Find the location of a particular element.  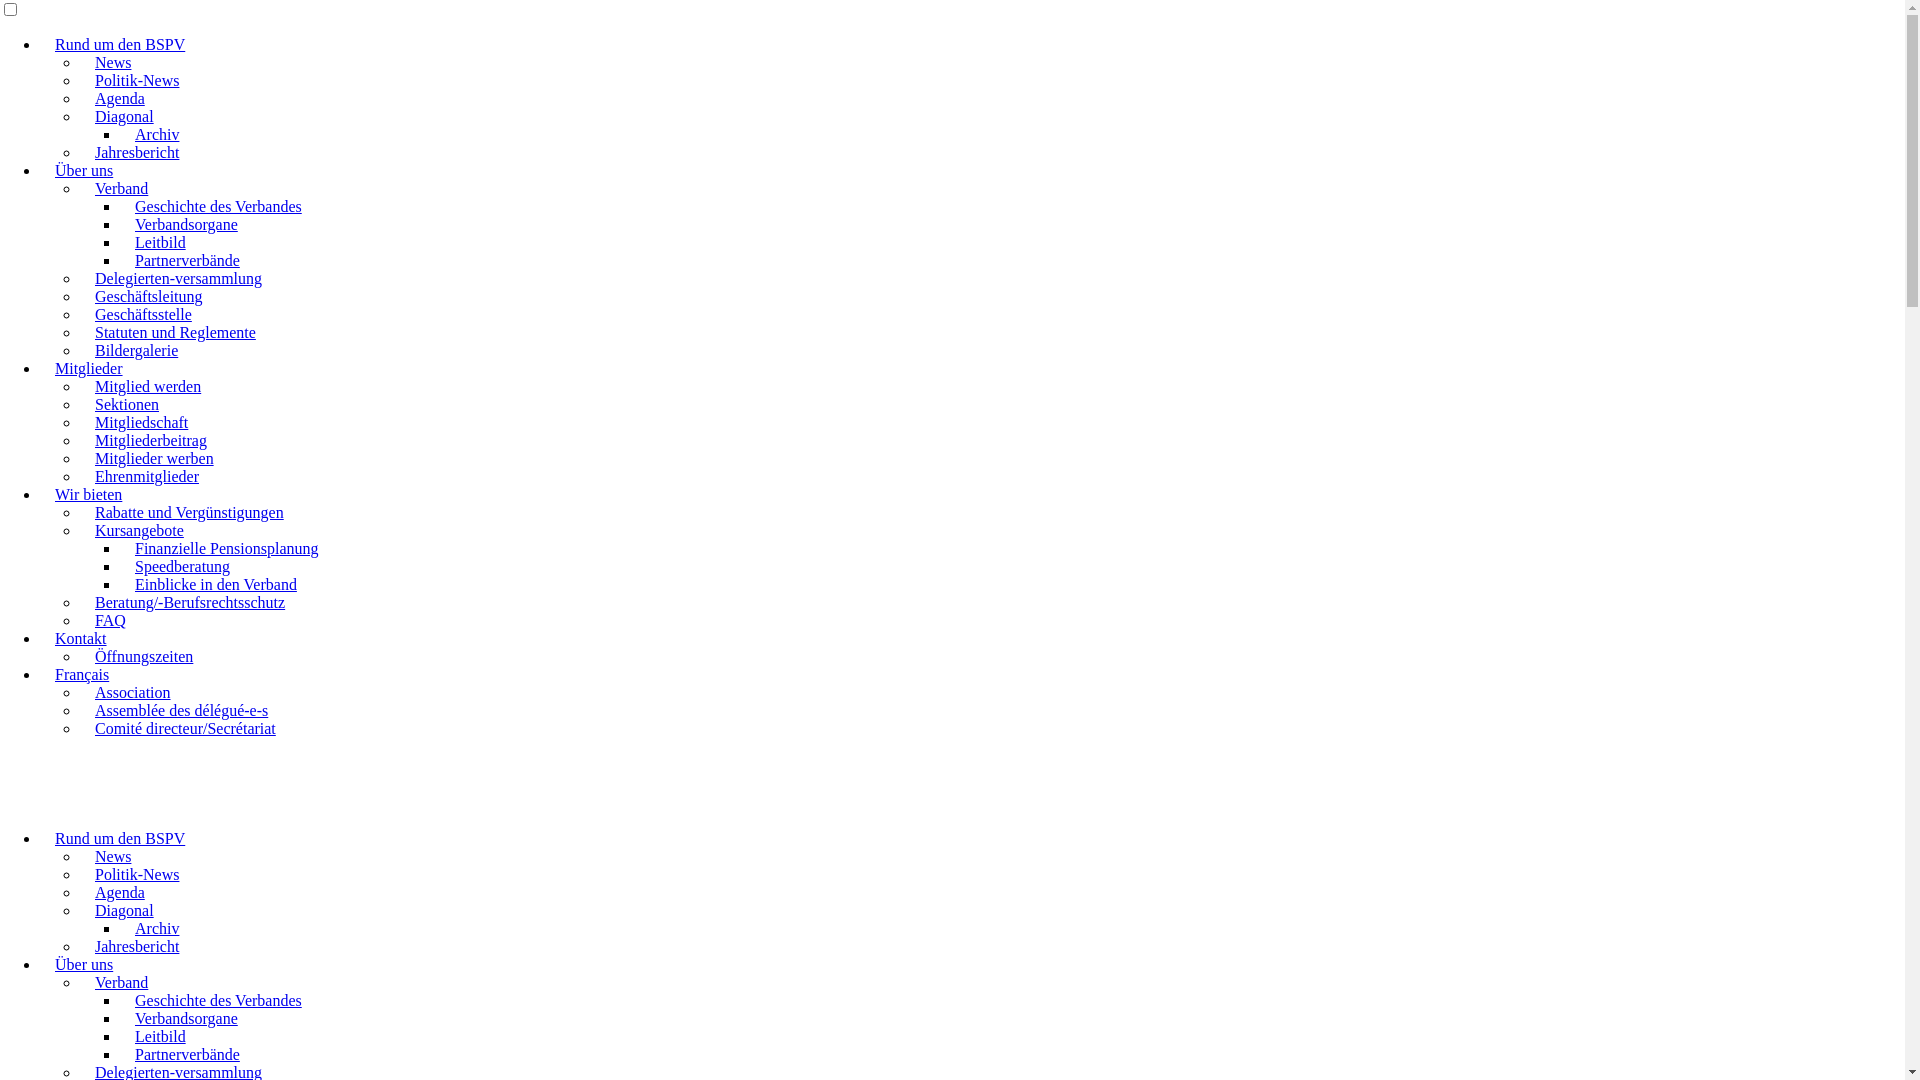

'Geschichte des Verbandes' is located at coordinates (218, 1000).